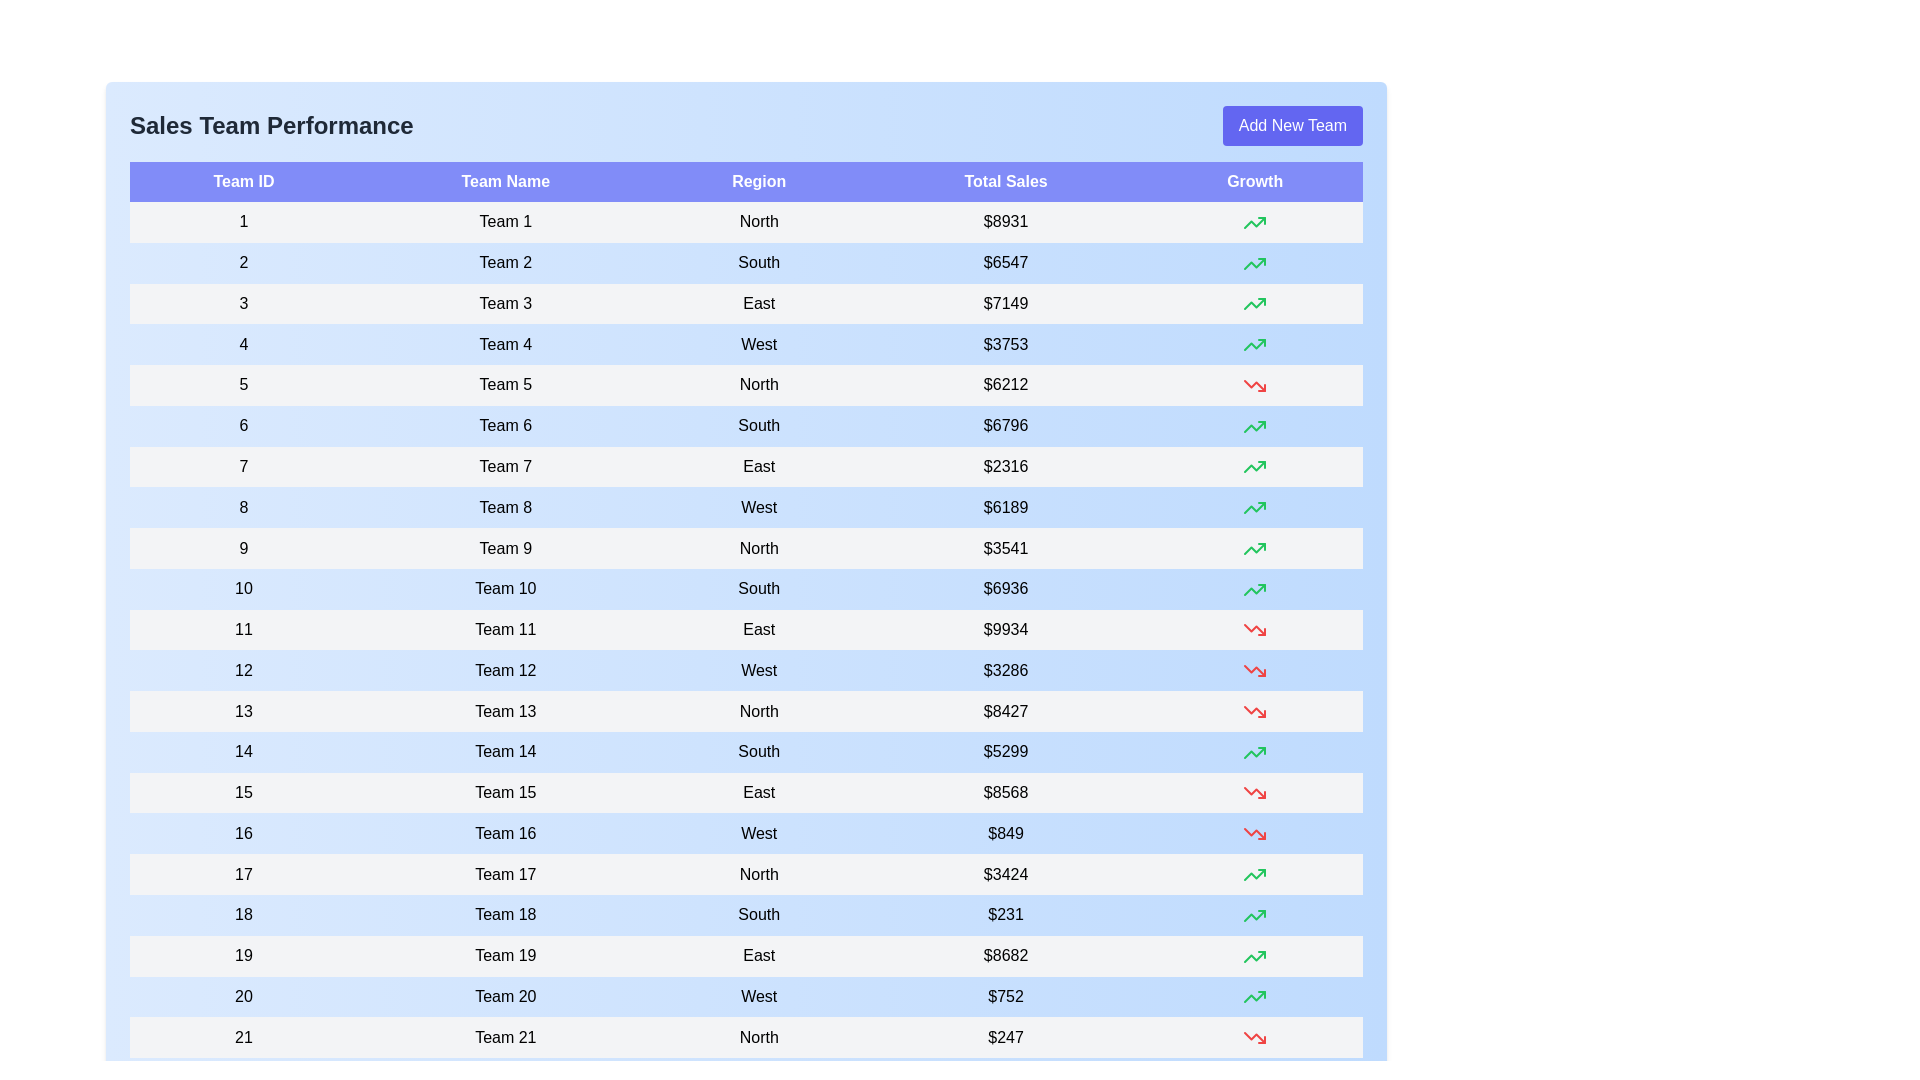  Describe the element at coordinates (758, 181) in the screenshot. I see `the header to sort the table by Region` at that location.